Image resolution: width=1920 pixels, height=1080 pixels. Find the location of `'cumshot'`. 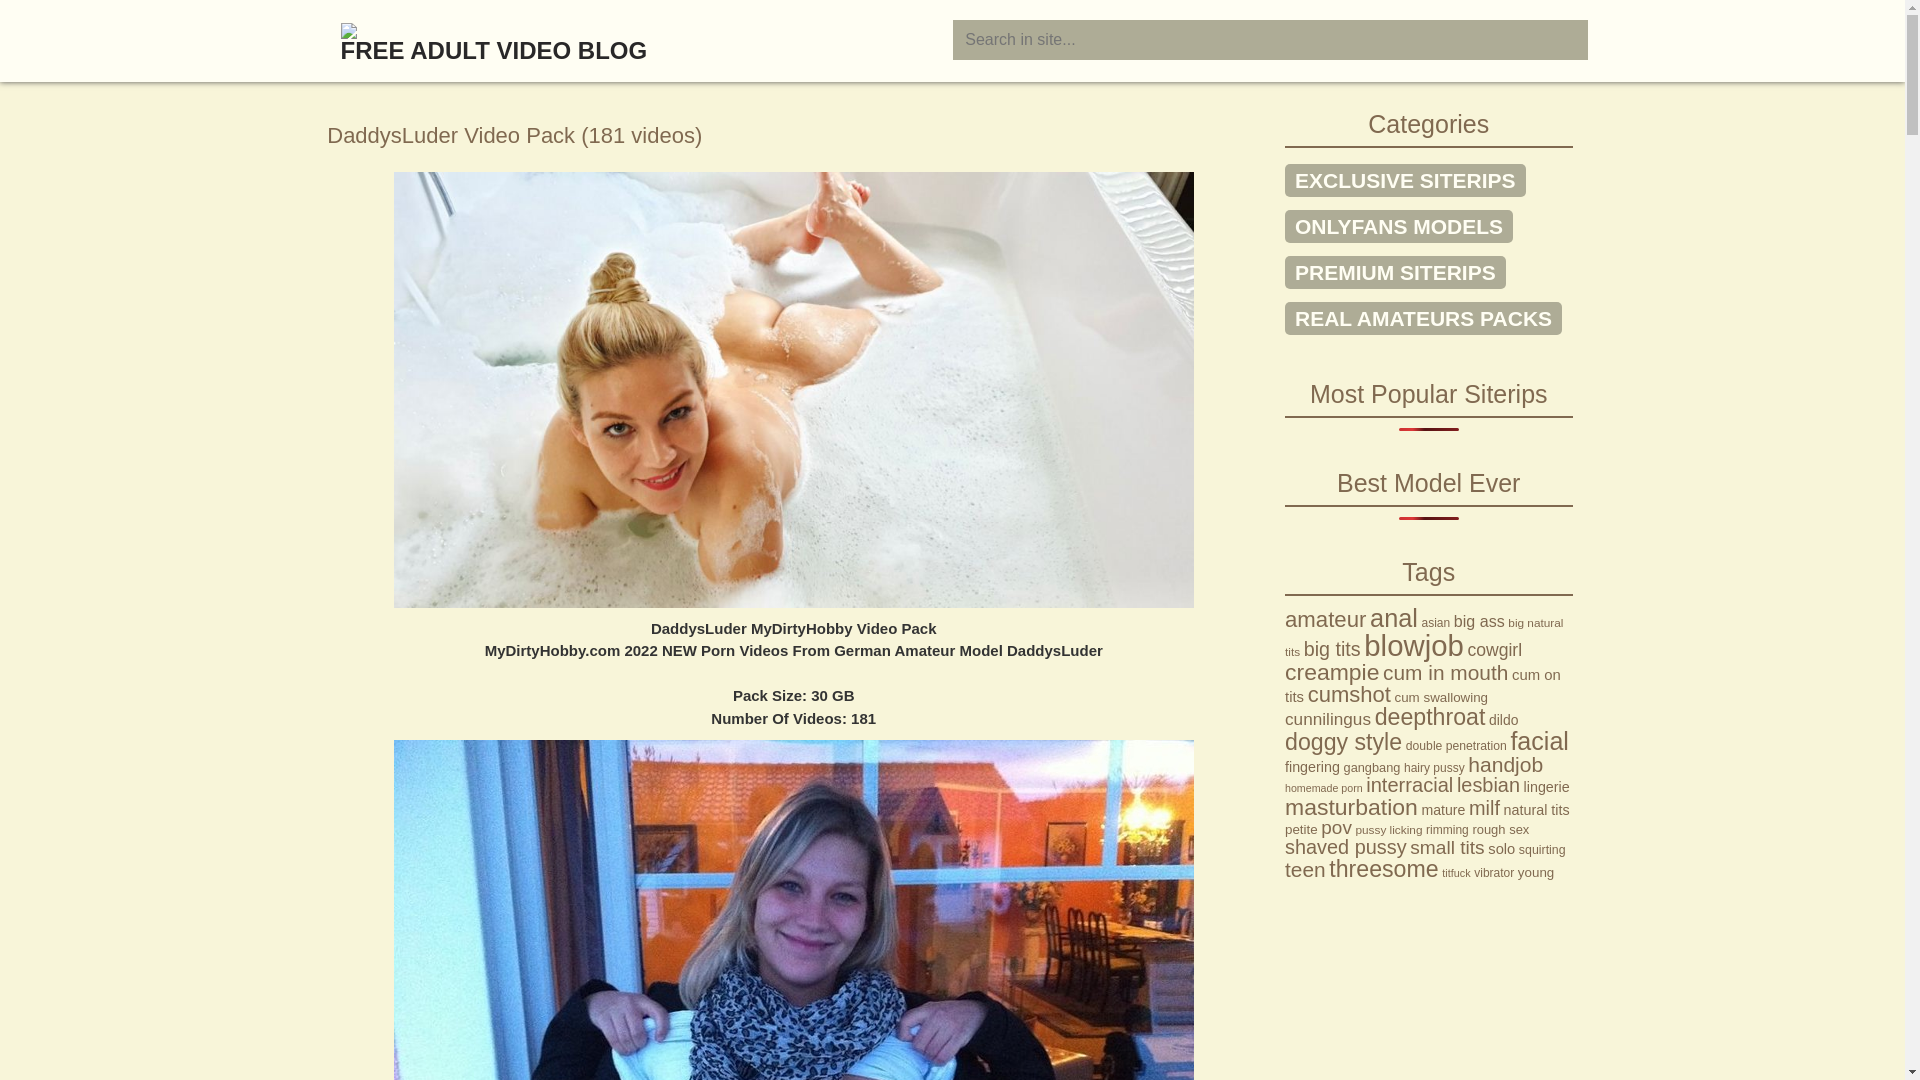

'cumshot' is located at coordinates (1349, 693).